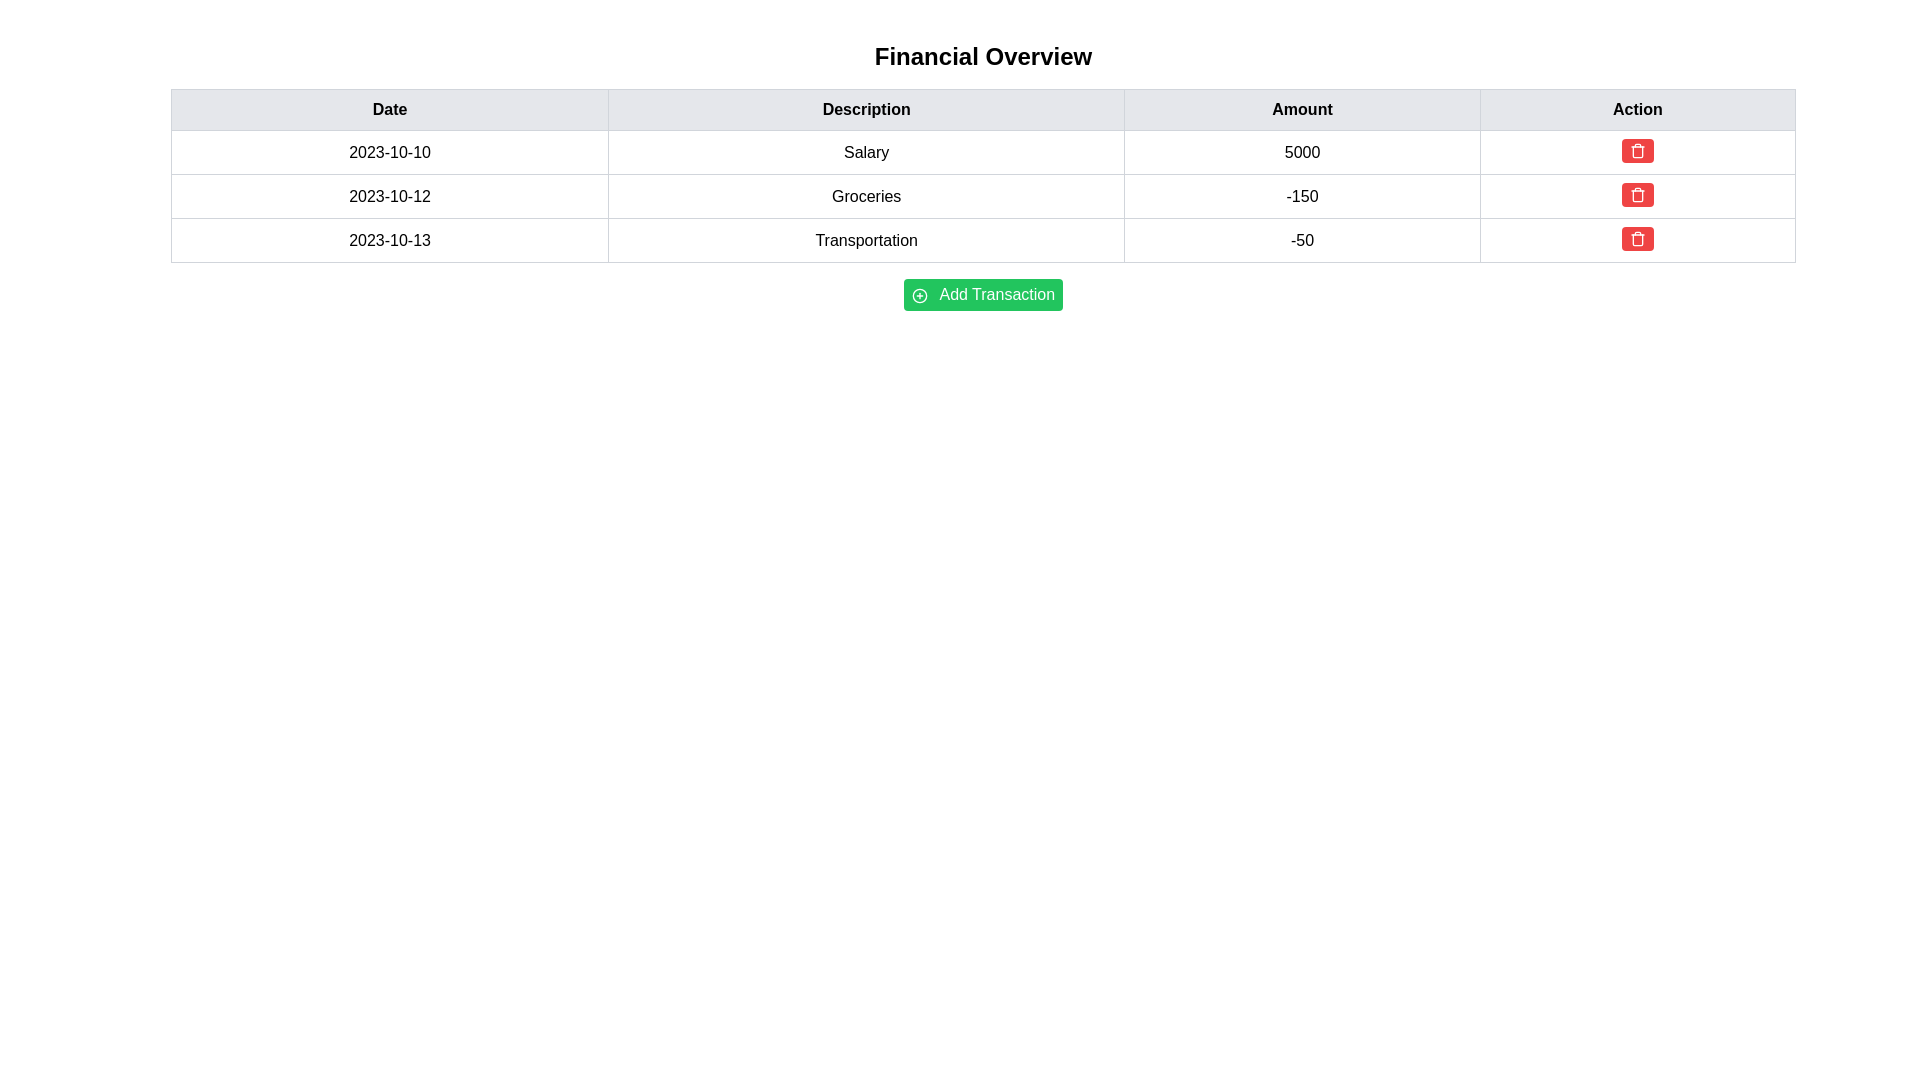 The width and height of the screenshot is (1920, 1080). What do you see at coordinates (866, 239) in the screenshot?
I see `the non-interactive text label displaying 'Transportation' in the financial record for the date 2023-10-13, located under the 'Description' column` at bounding box center [866, 239].